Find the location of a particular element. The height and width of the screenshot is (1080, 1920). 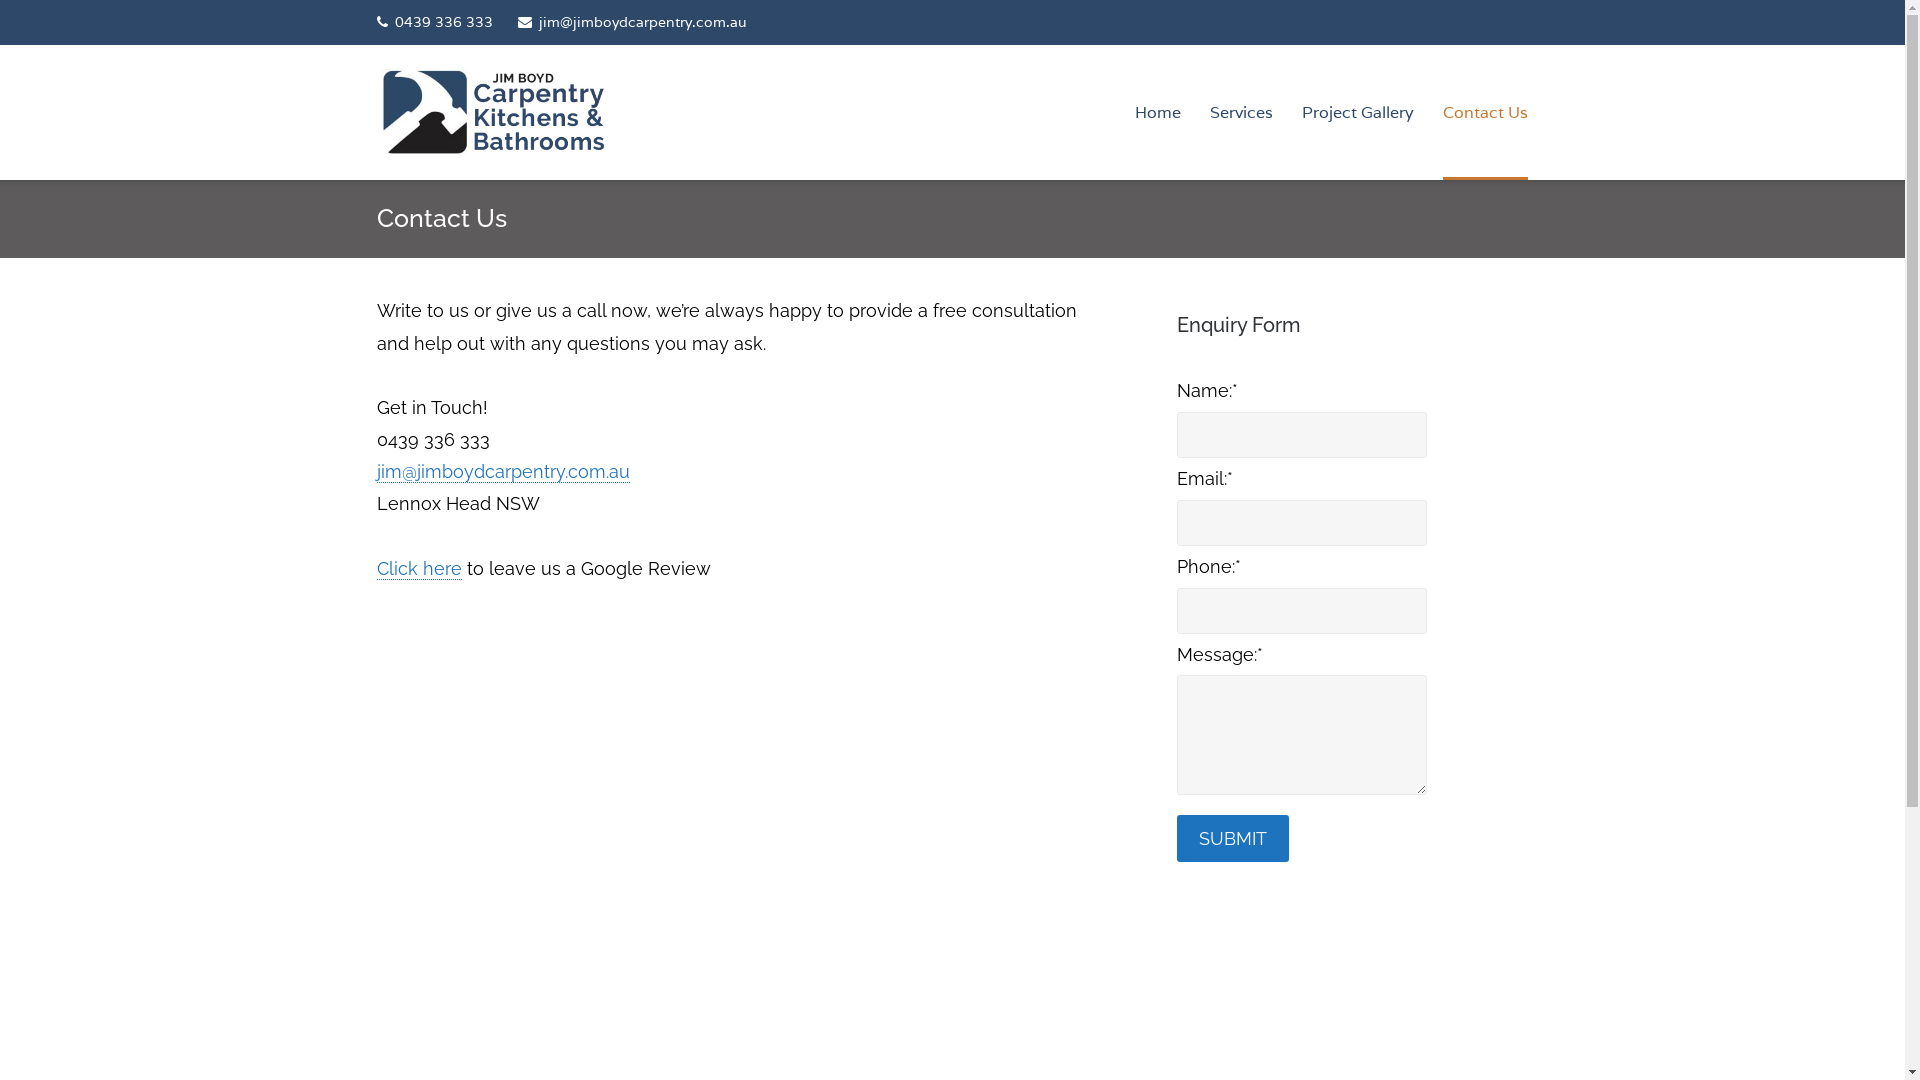

'Skip to content' is located at coordinates (0, 0).